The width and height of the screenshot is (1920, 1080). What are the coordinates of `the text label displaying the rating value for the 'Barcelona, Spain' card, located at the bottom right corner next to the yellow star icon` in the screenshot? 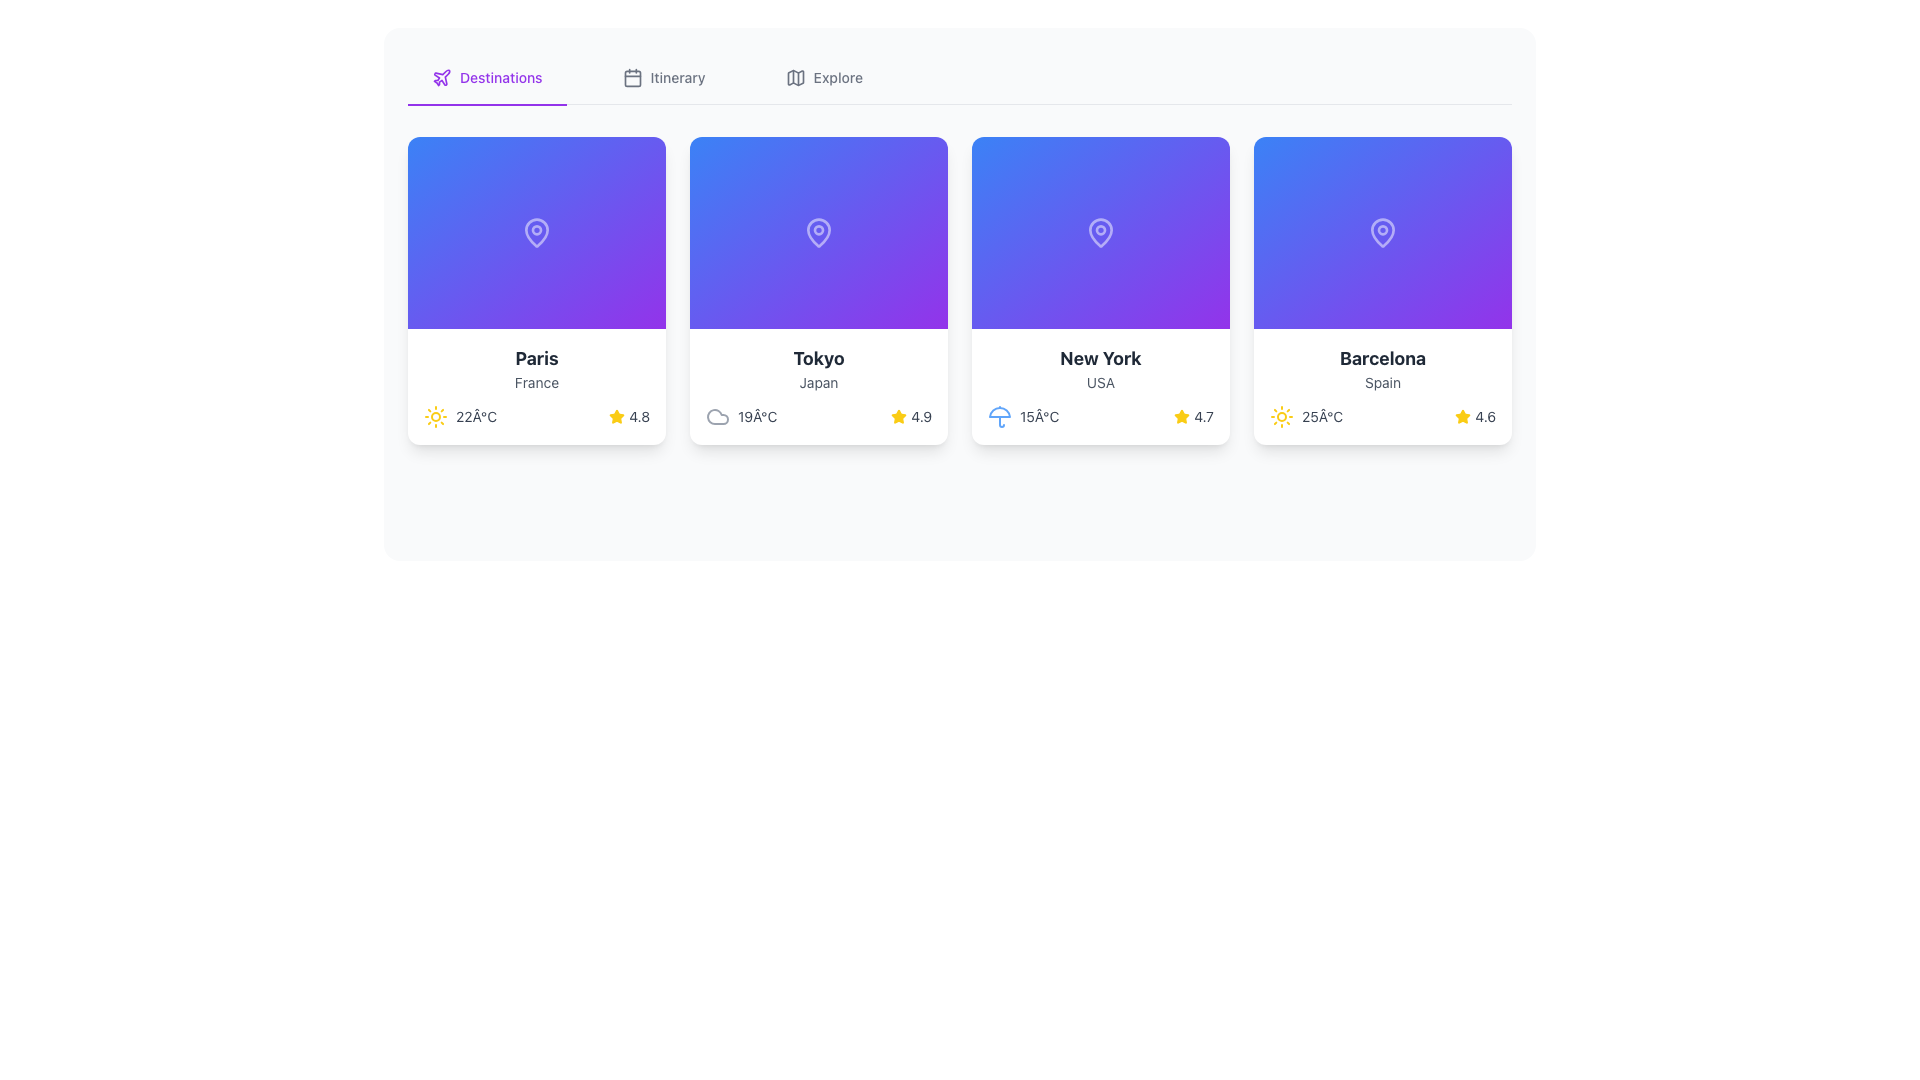 It's located at (1485, 415).